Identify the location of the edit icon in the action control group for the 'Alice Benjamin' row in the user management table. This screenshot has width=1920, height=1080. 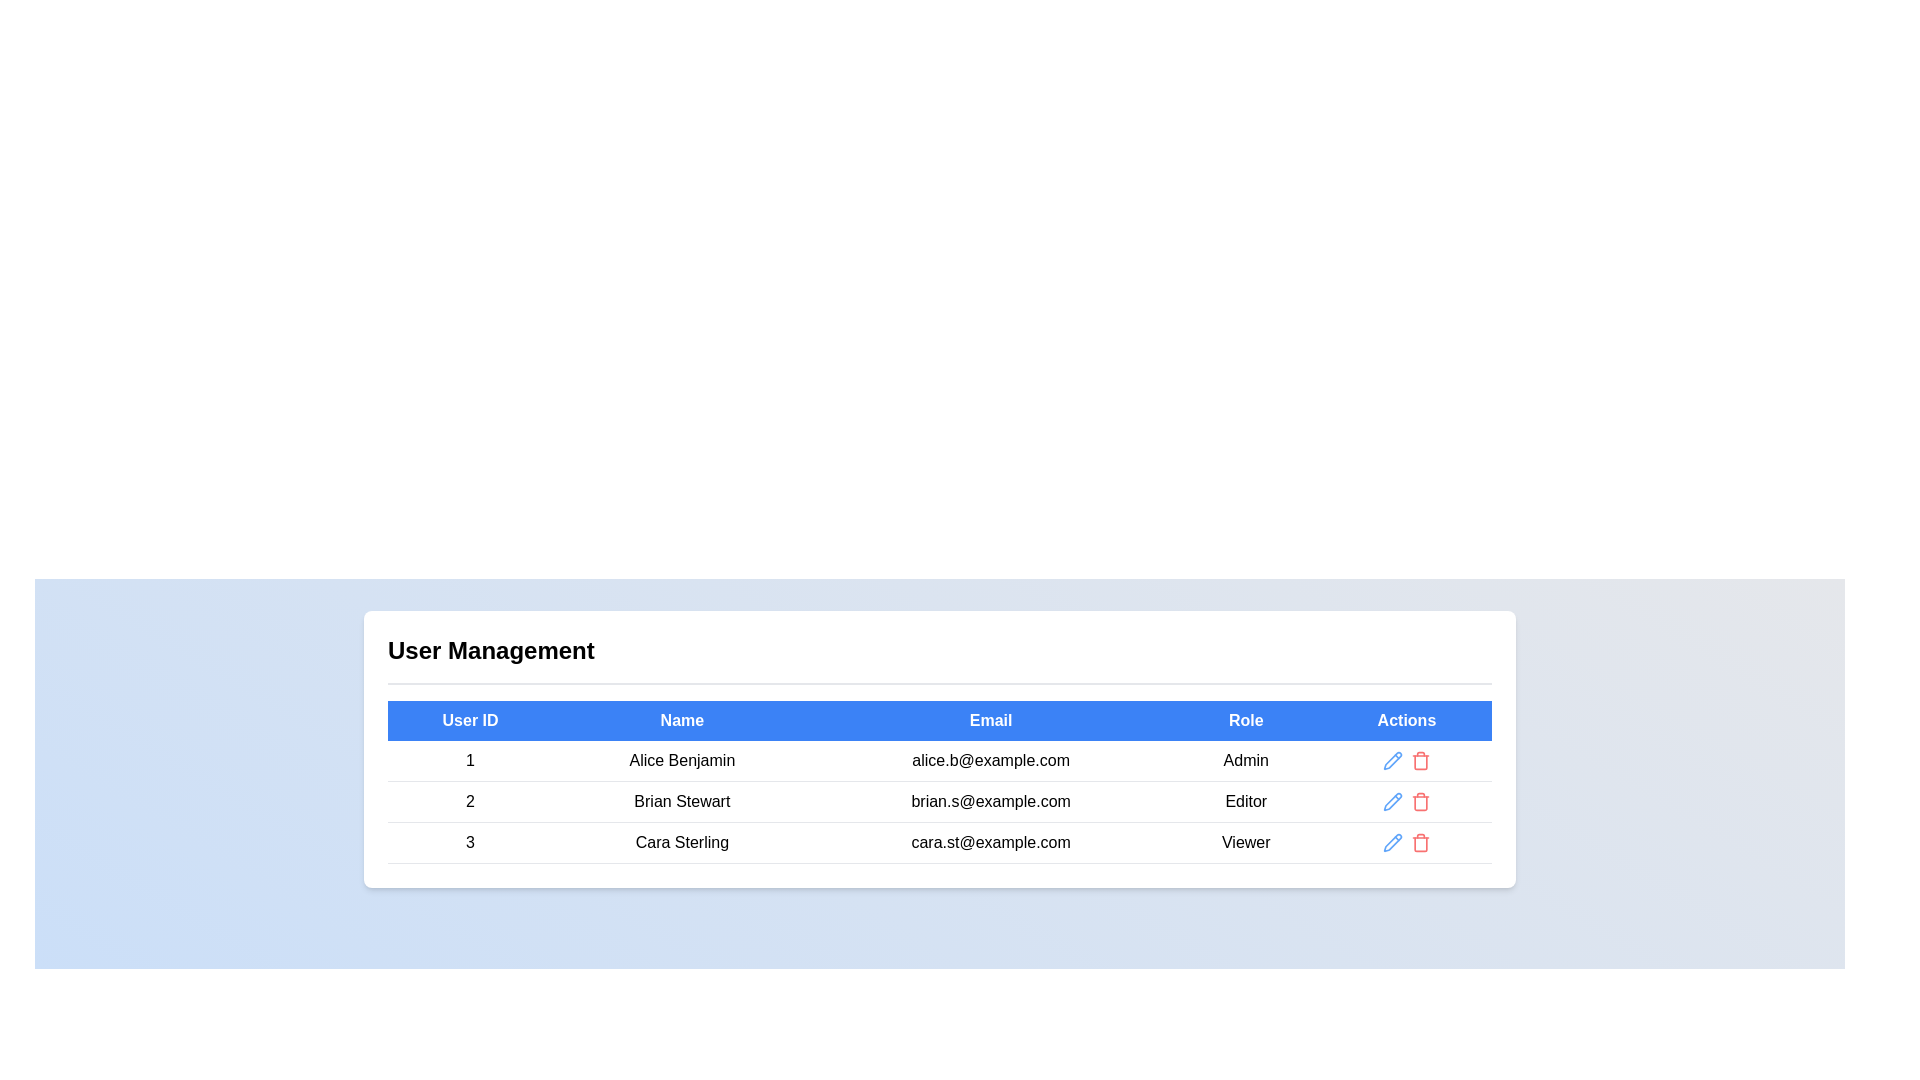
(1405, 761).